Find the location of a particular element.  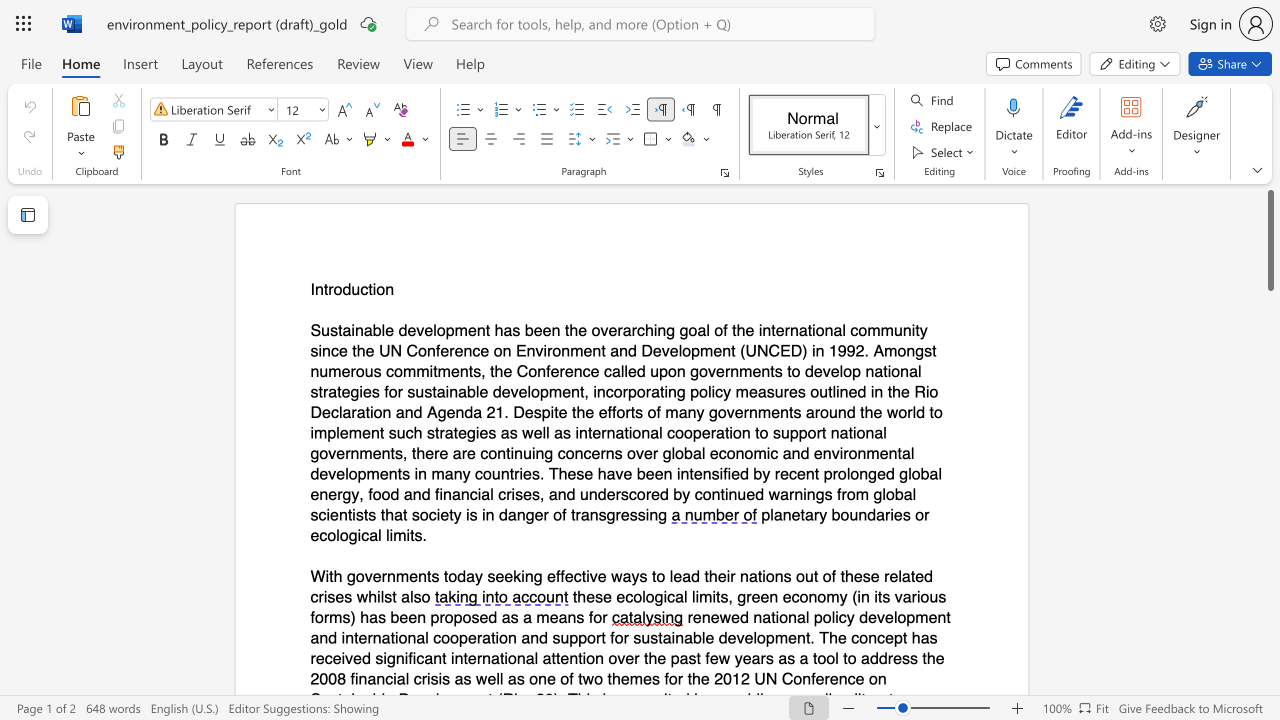

the vertical scrollbar to lower the page content is located at coordinates (1269, 678).